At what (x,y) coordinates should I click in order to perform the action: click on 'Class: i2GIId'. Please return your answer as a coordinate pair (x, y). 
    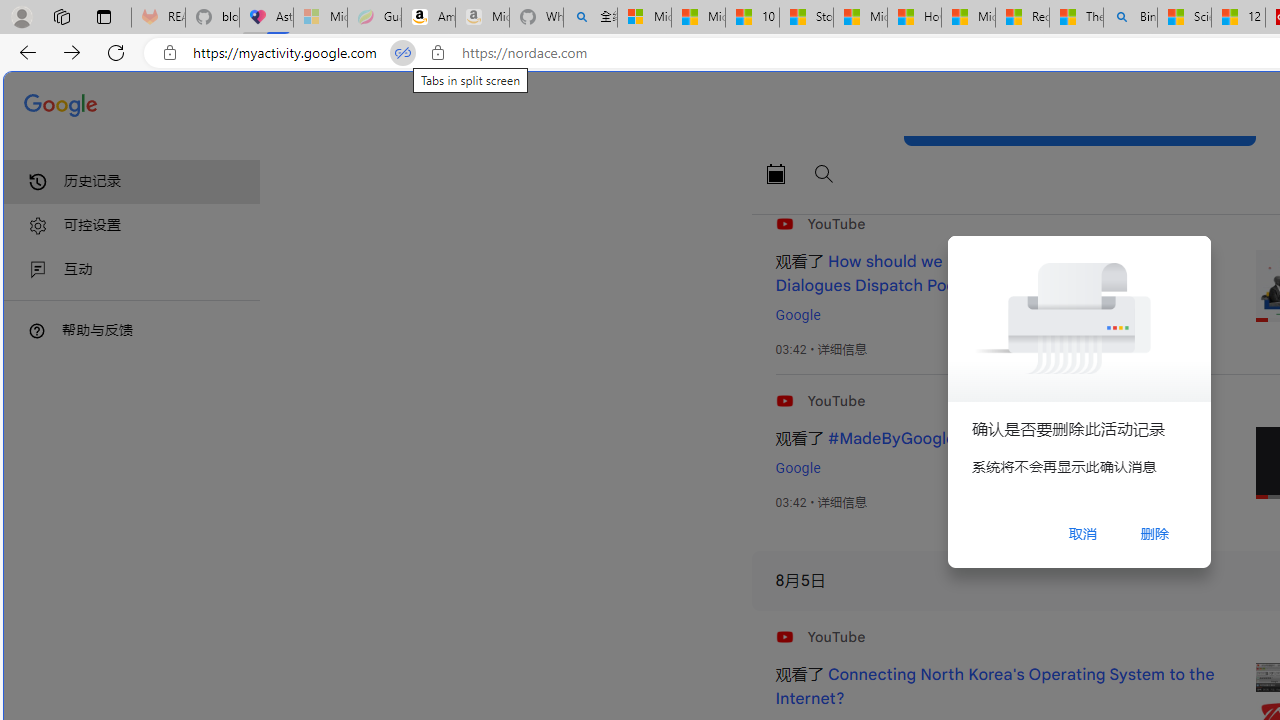
    Looking at the image, I should click on (38, 270).